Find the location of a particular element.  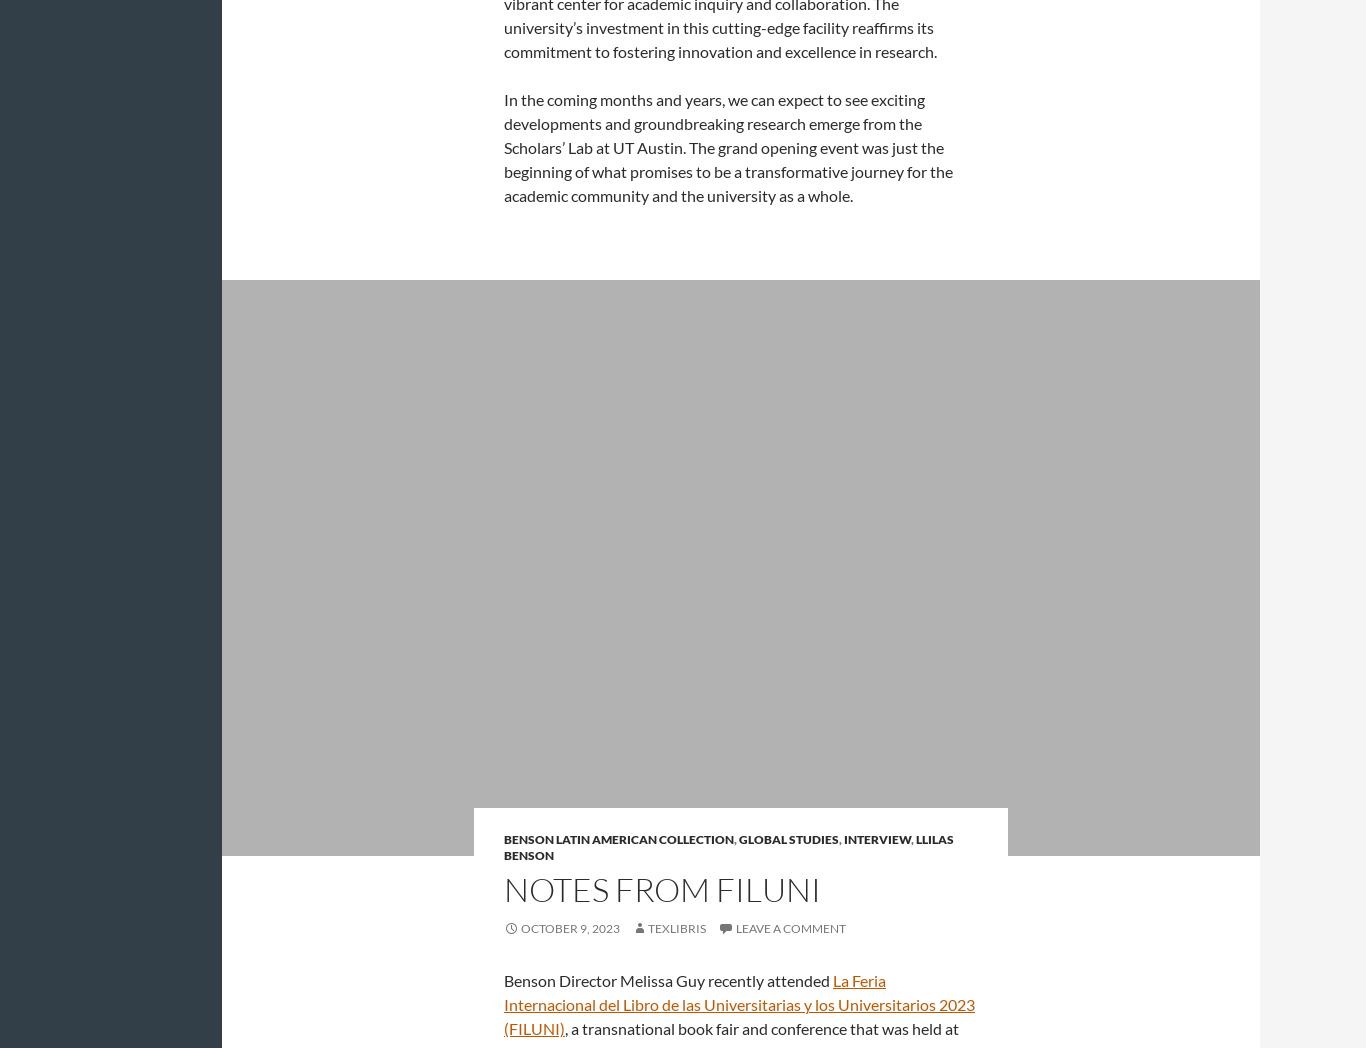

'Interview' is located at coordinates (876, 839).